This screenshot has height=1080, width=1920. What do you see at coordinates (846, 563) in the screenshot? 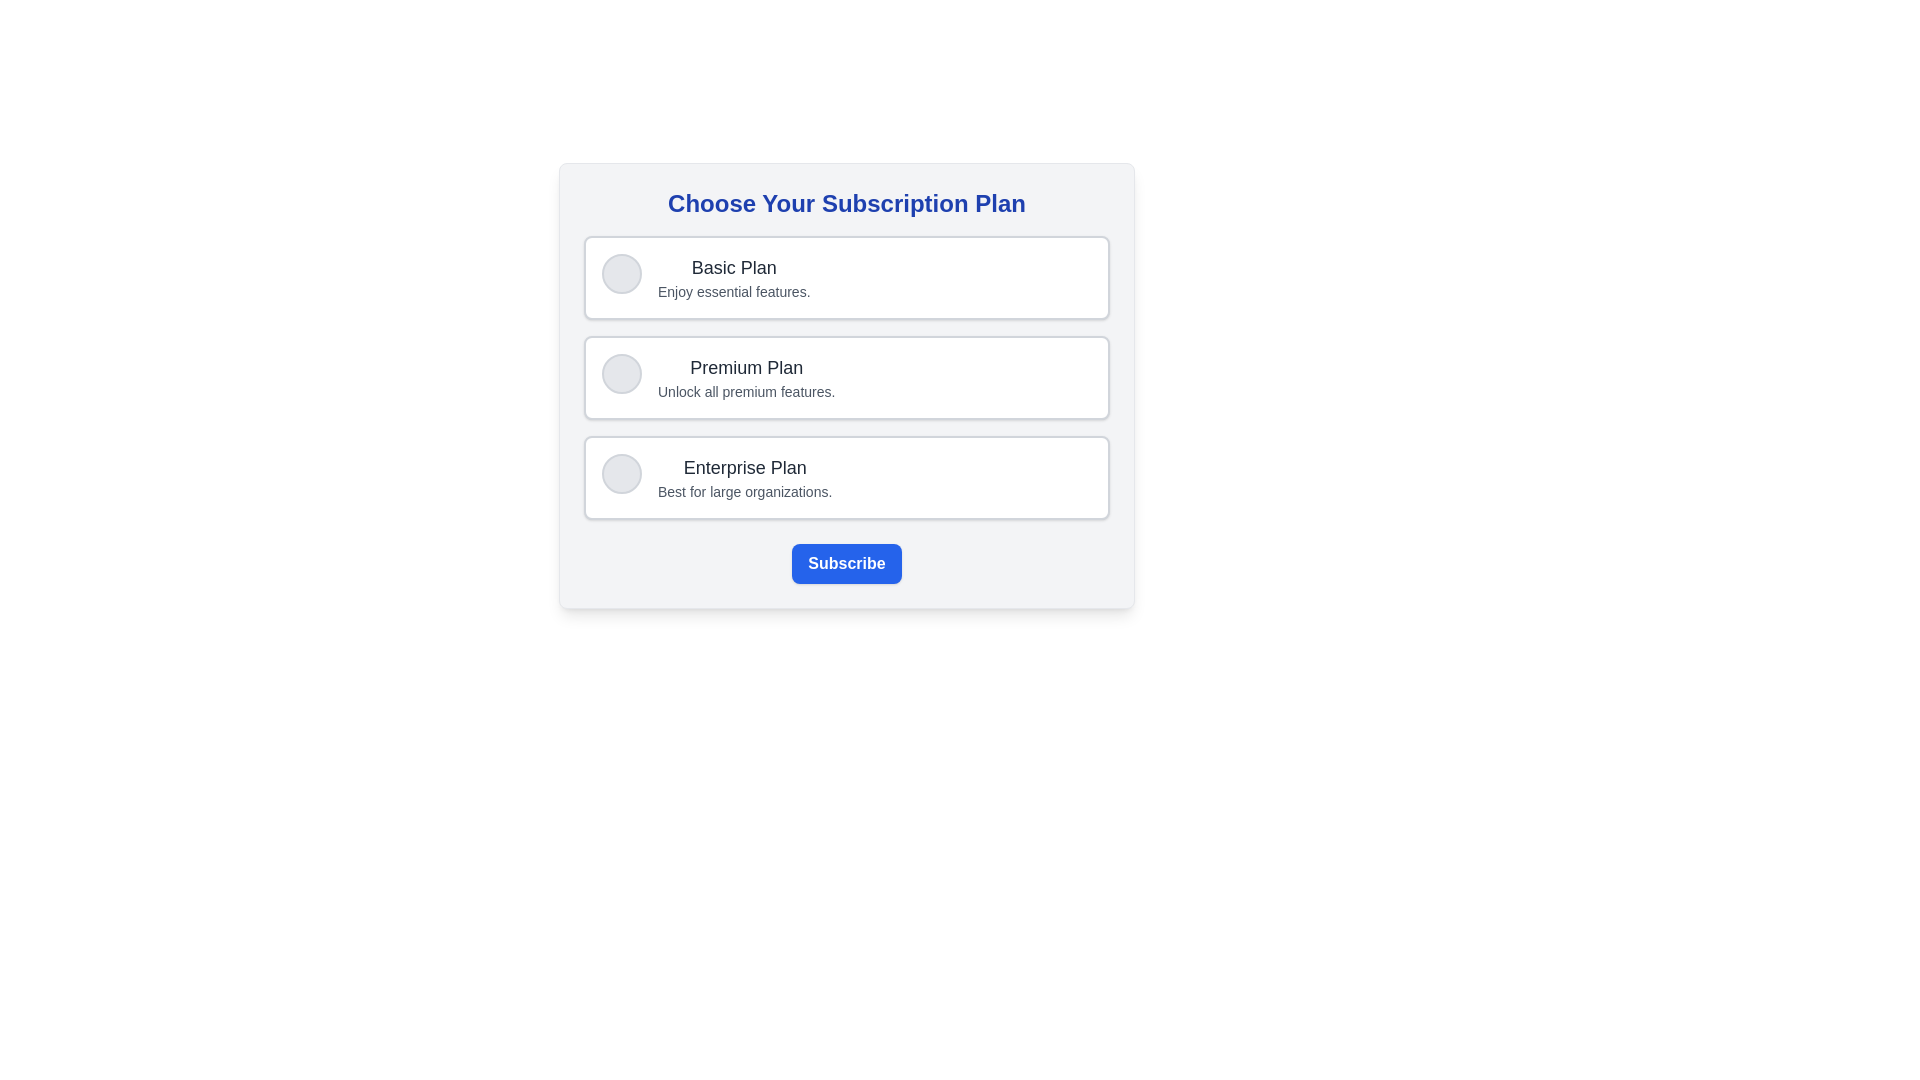
I see `the 'Subscribe' button, which has a blue background and white bold text, located at the bottom of the subscription selection card` at bounding box center [846, 563].